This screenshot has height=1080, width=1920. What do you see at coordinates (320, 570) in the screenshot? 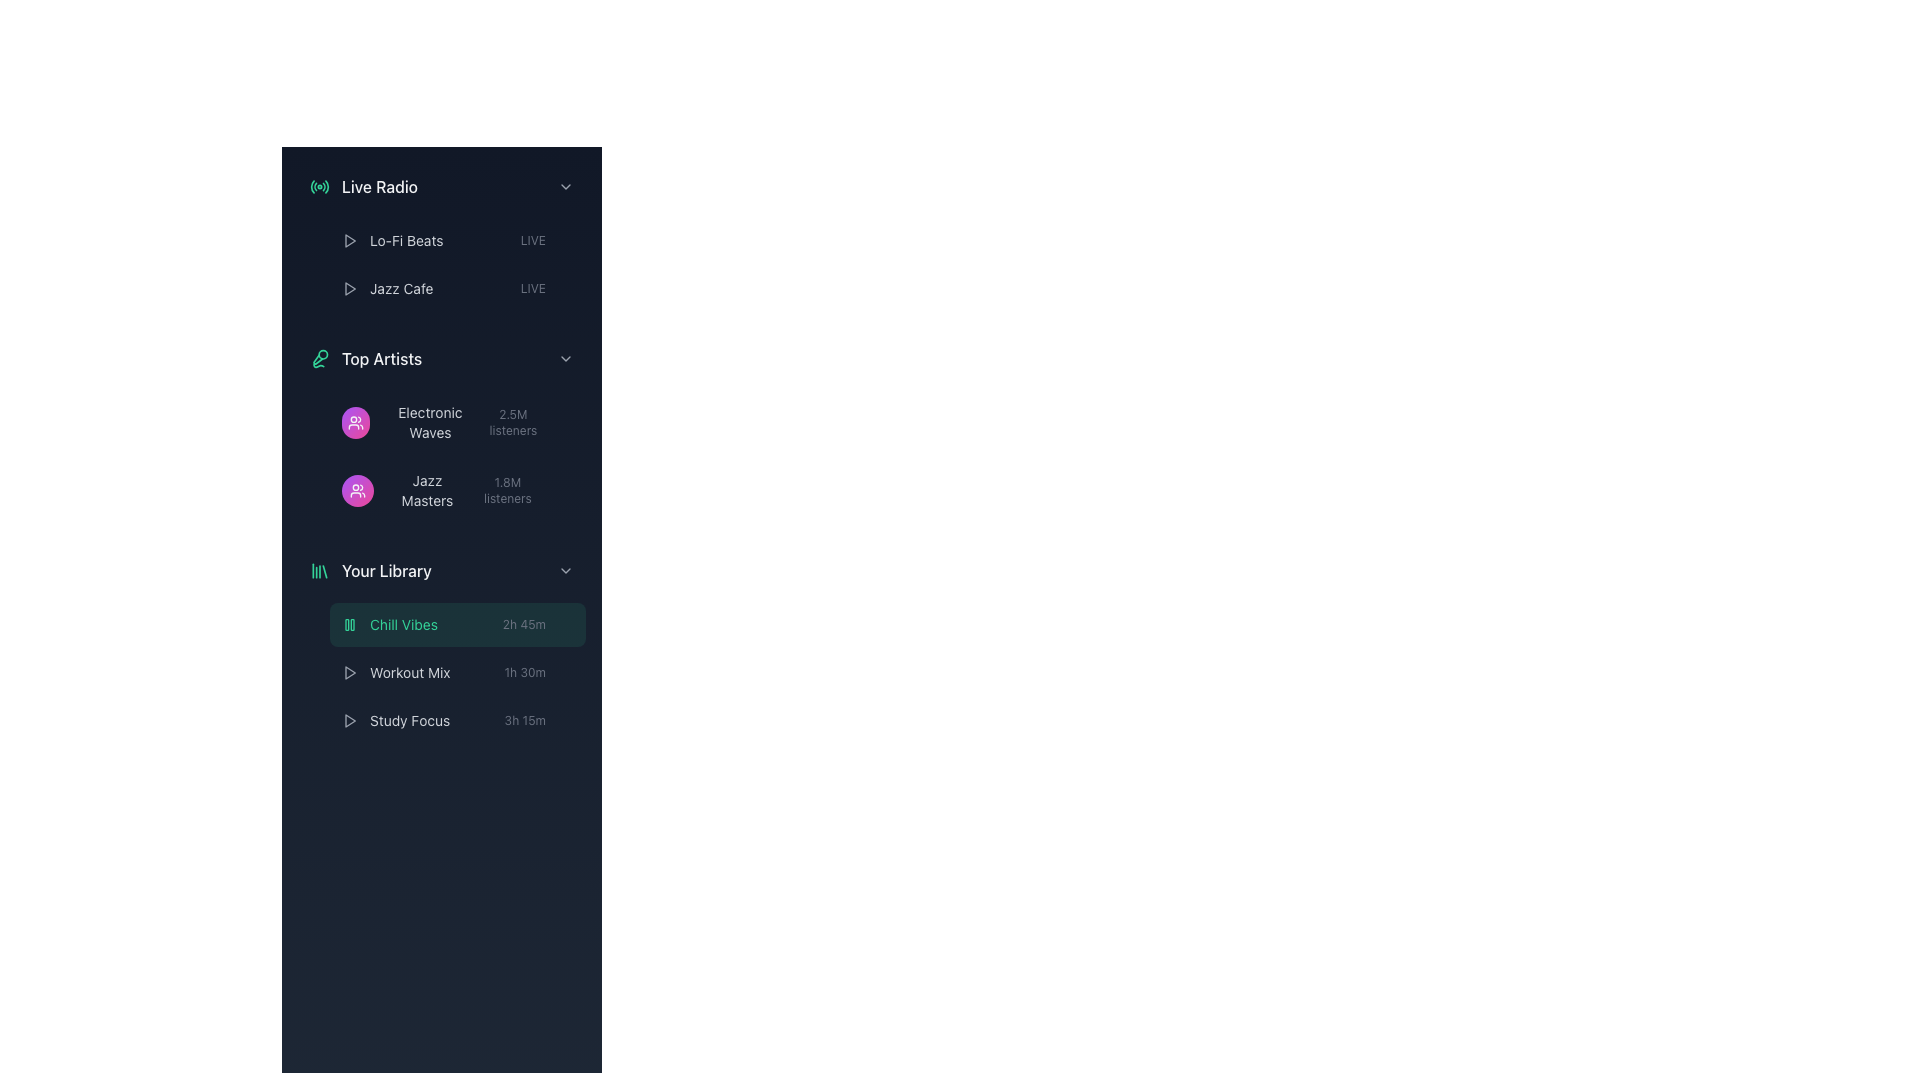
I see `the emerald green bookshelf icon located to the left of the 'Your Library' text` at bounding box center [320, 570].